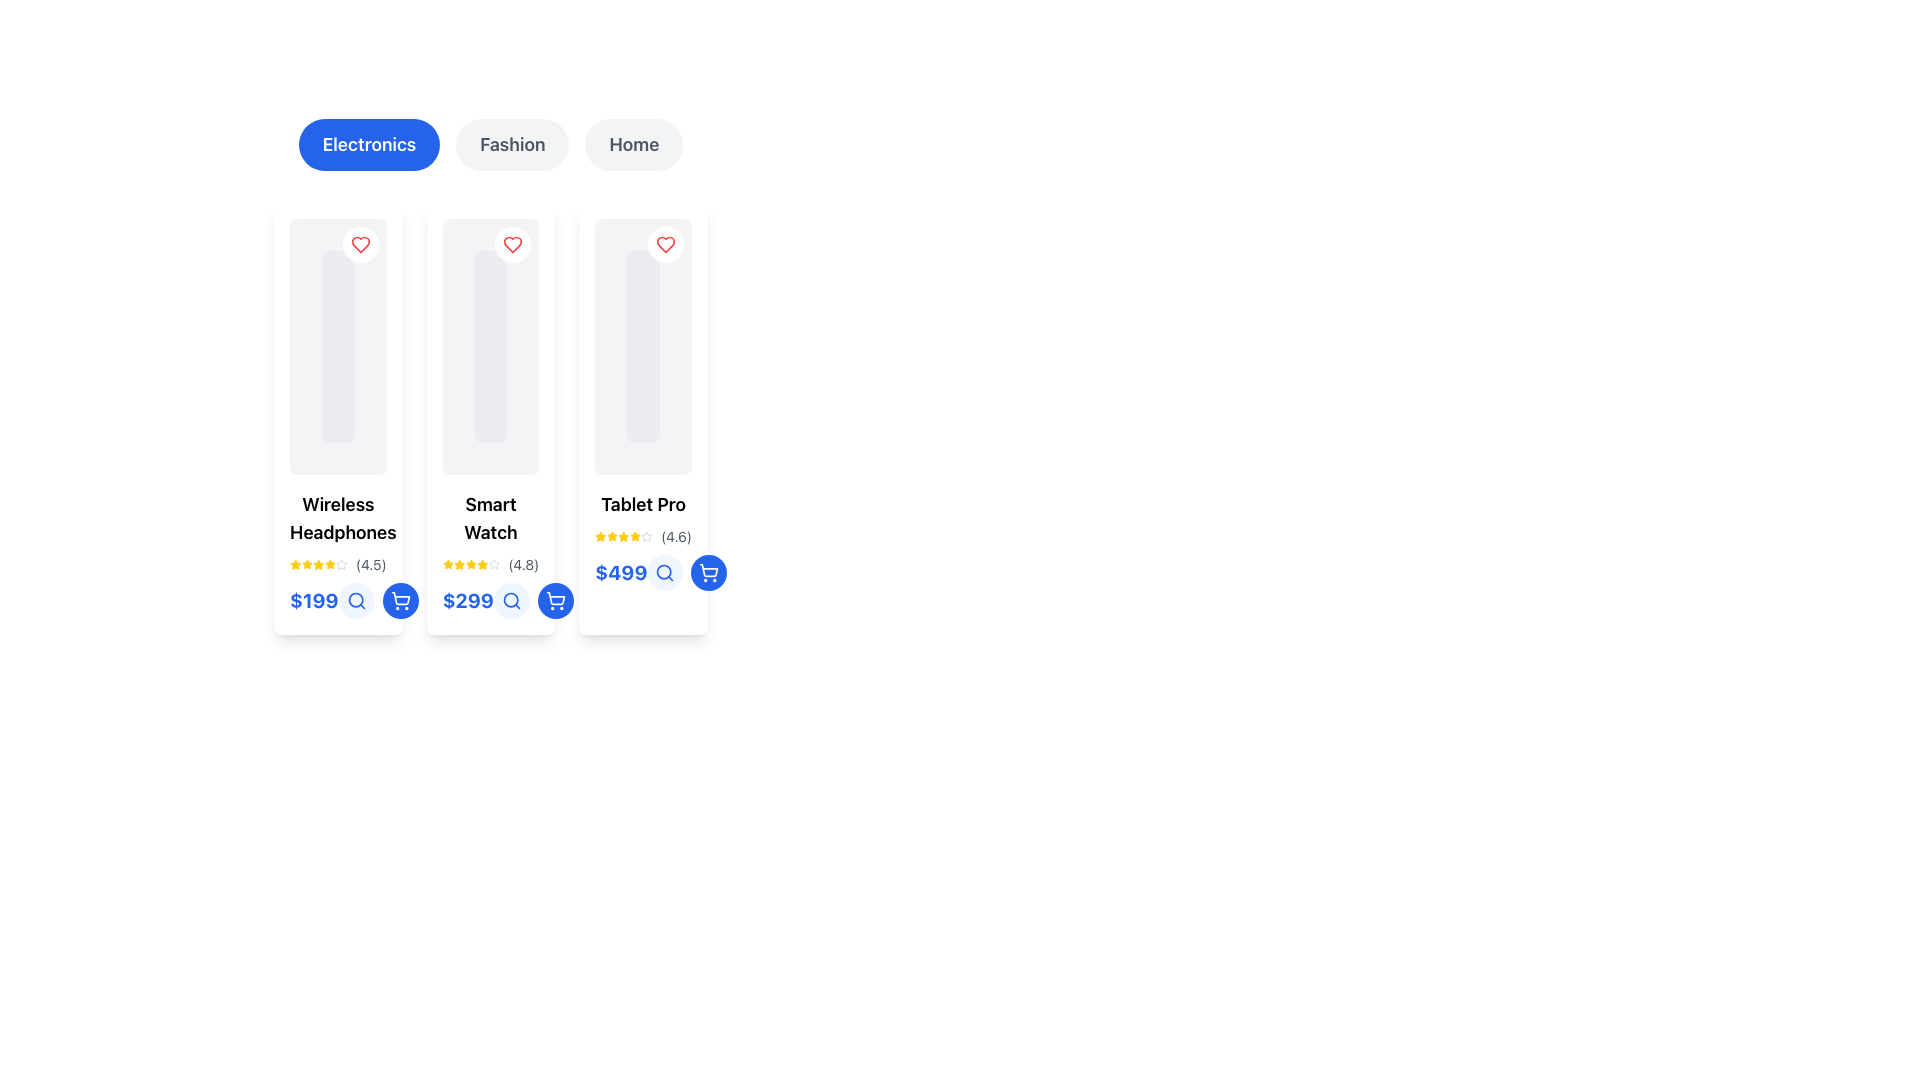  What do you see at coordinates (482, 564) in the screenshot?
I see `the state of the fifth rating star icon indicating the Smart Watch product's rating` at bounding box center [482, 564].